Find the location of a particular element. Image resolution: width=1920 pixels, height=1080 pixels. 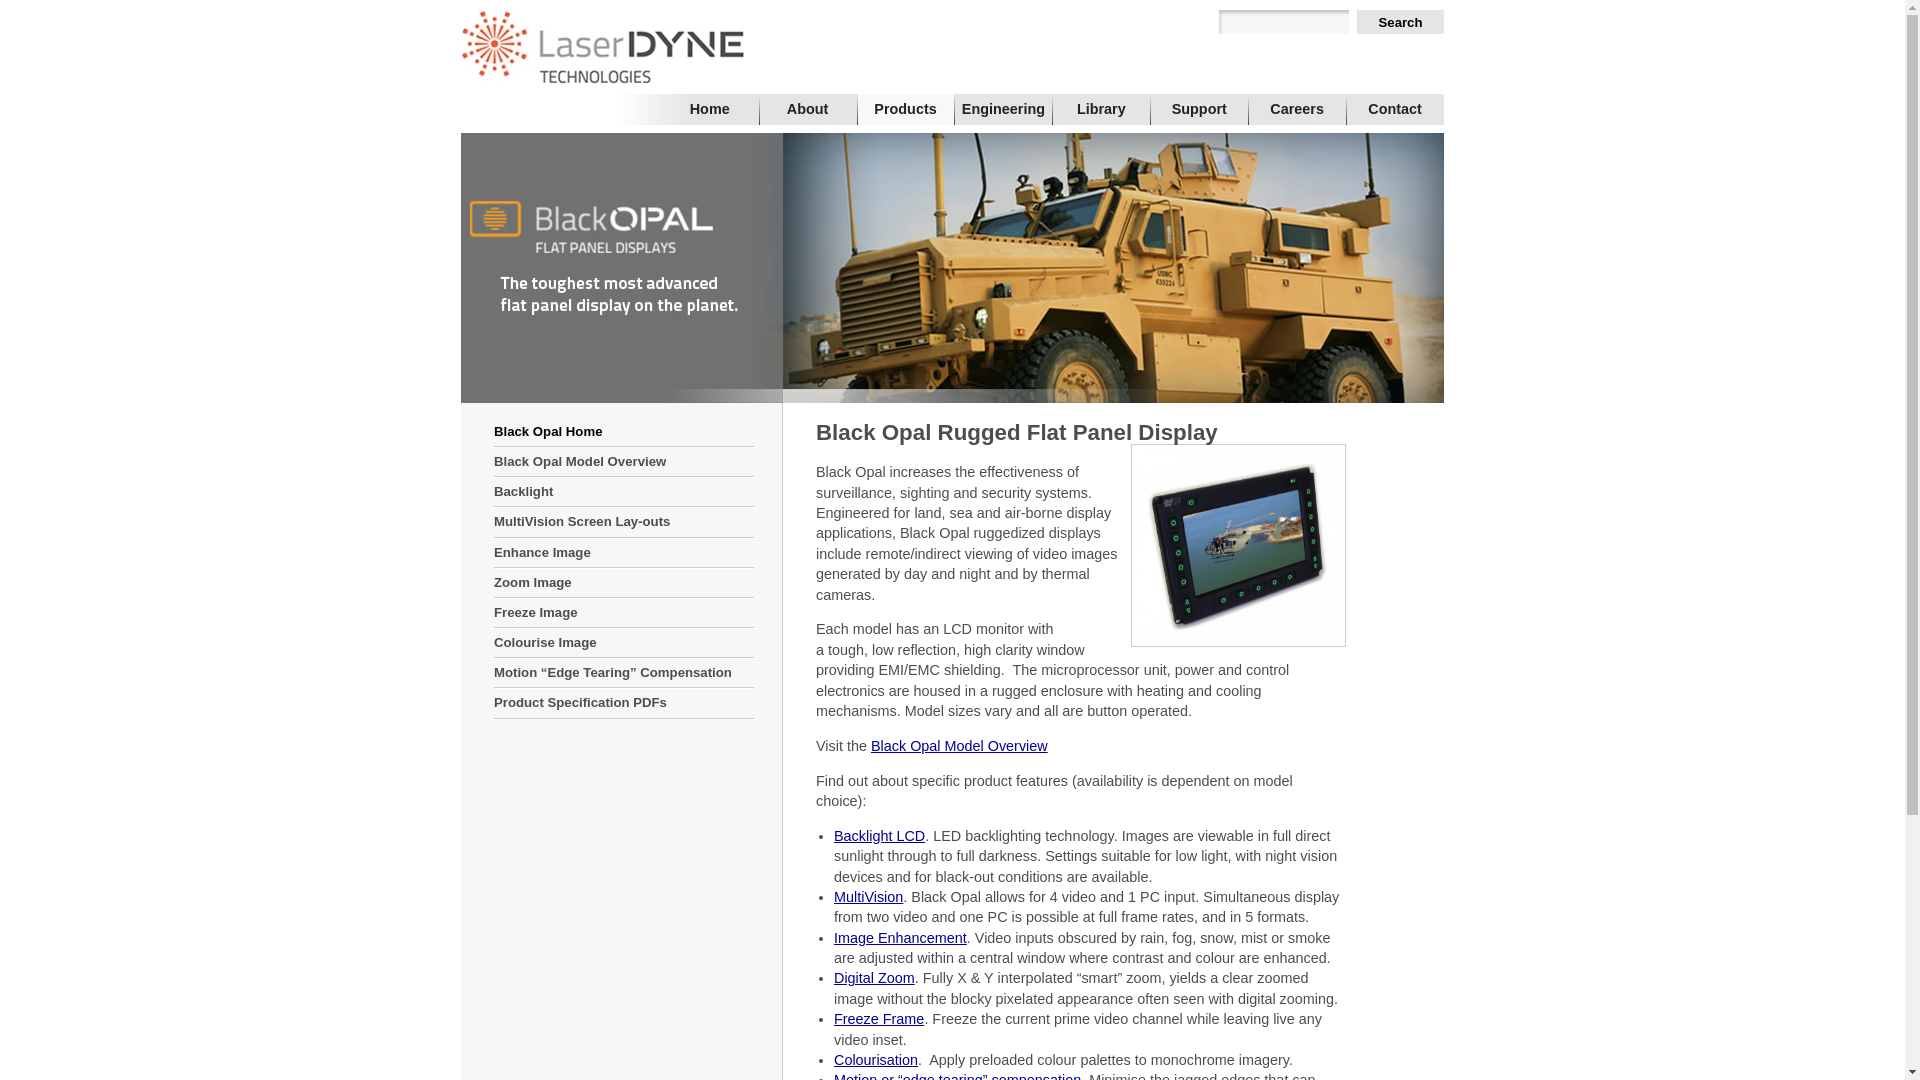

'Freeze Frame' is located at coordinates (834, 1018).